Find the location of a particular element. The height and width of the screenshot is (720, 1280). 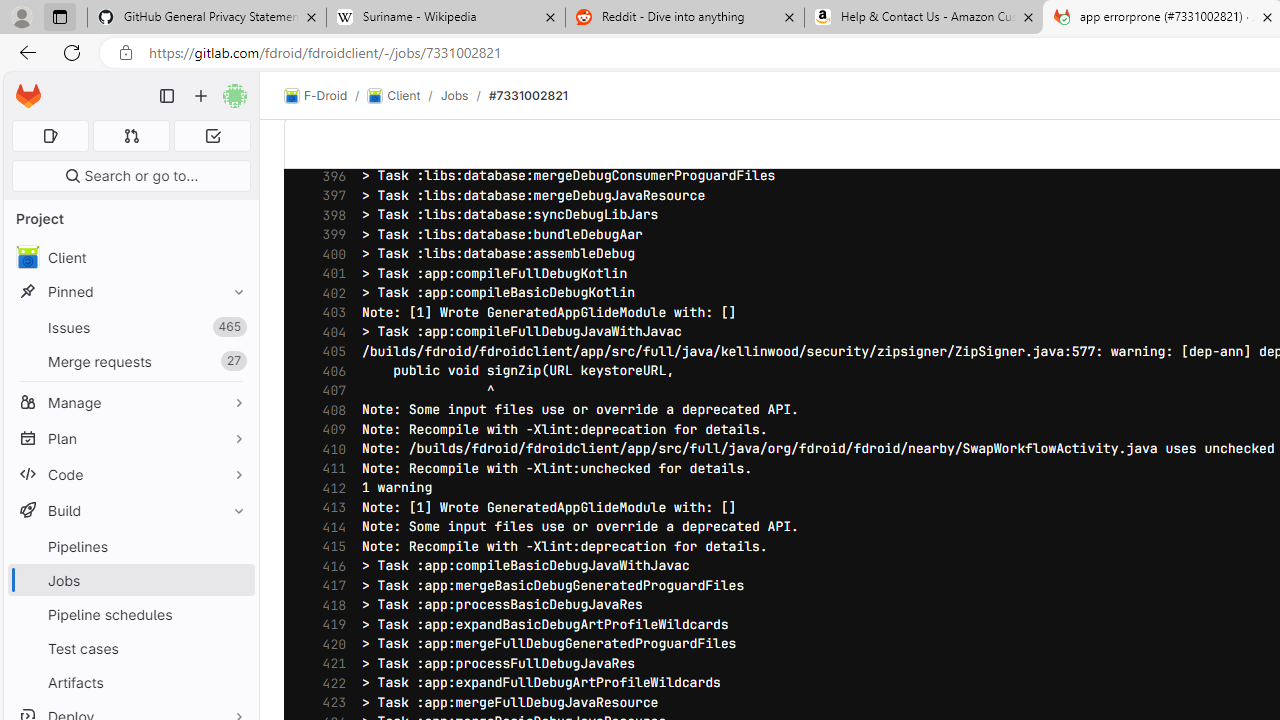

'422' is located at coordinates (329, 682).